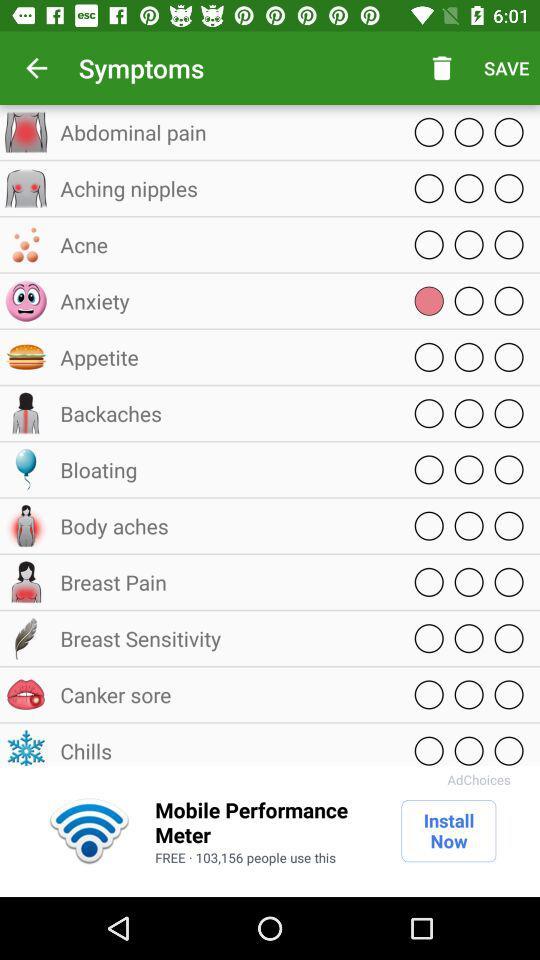  I want to click on the item below breast pain icon, so click(224, 637).